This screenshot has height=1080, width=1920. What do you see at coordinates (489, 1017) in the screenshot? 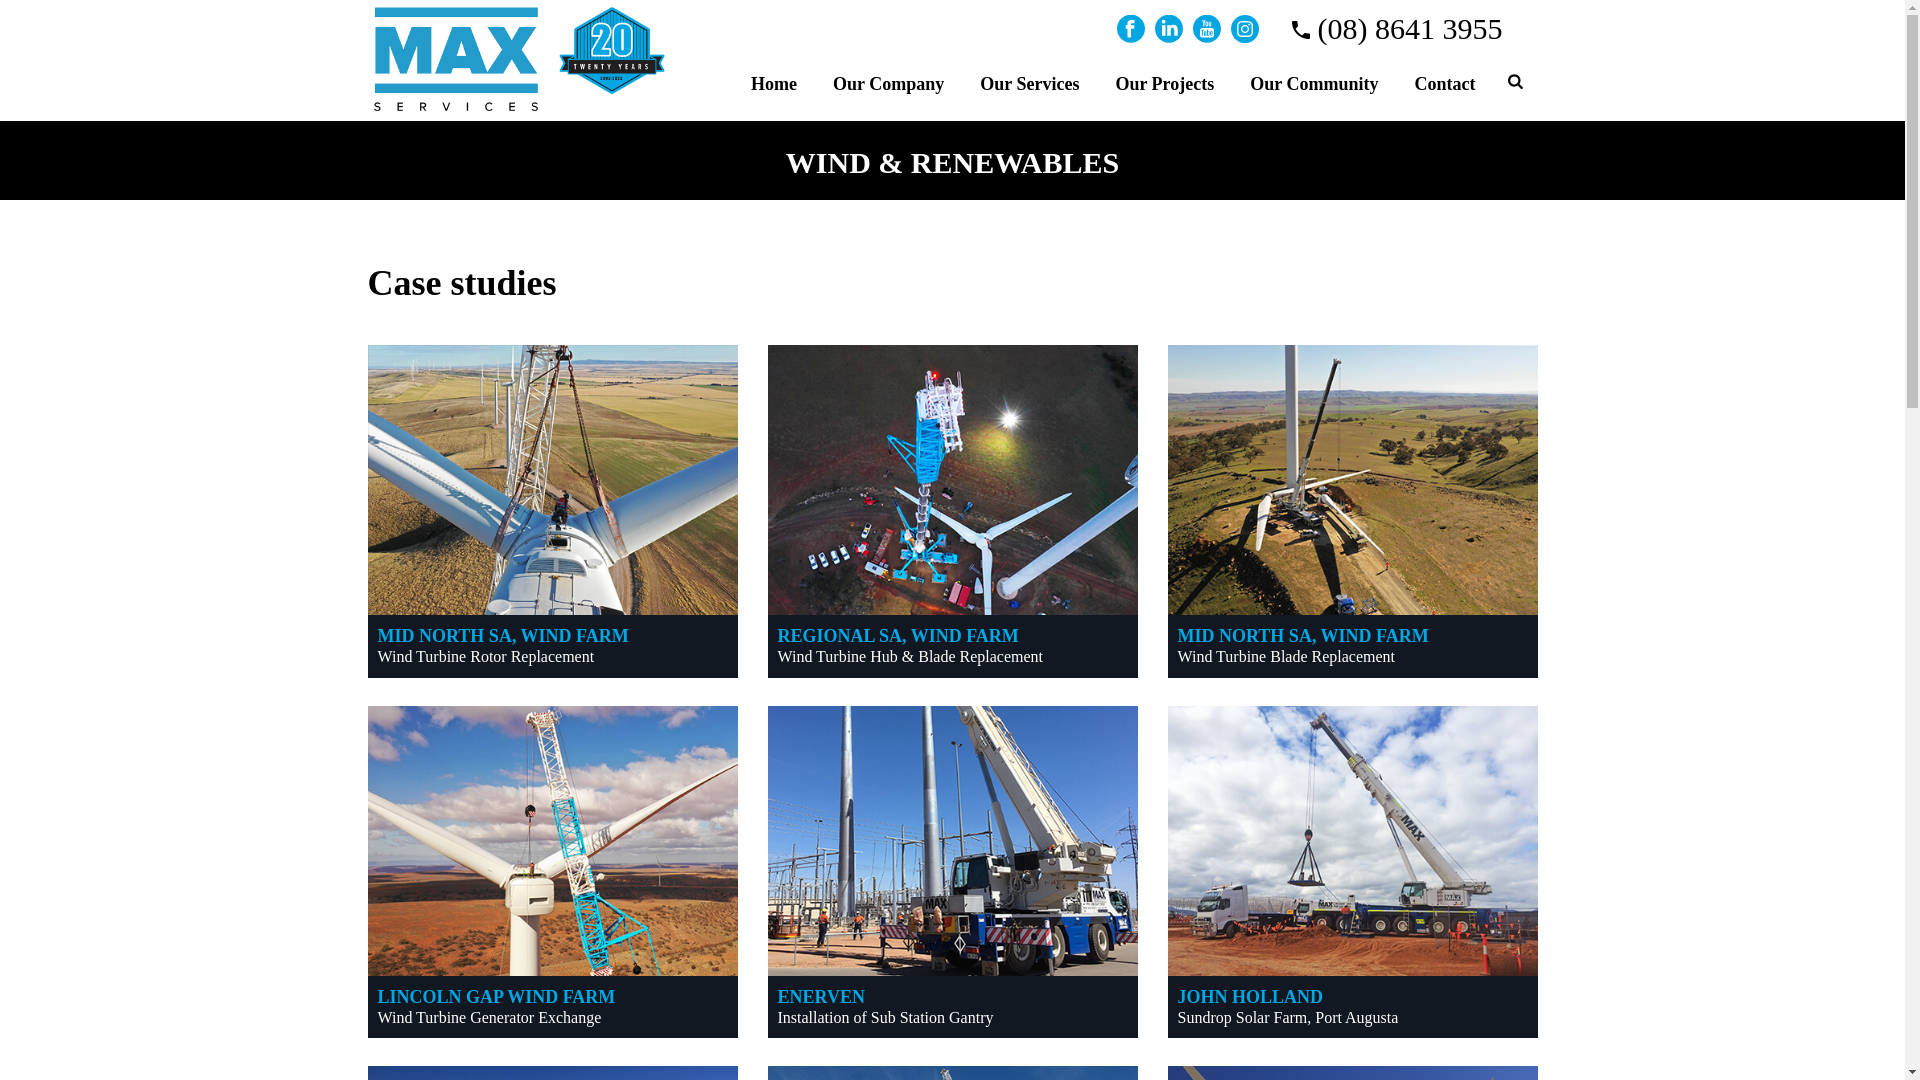
I see `'Wind Turbine Generator Exchange'` at bounding box center [489, 1017].